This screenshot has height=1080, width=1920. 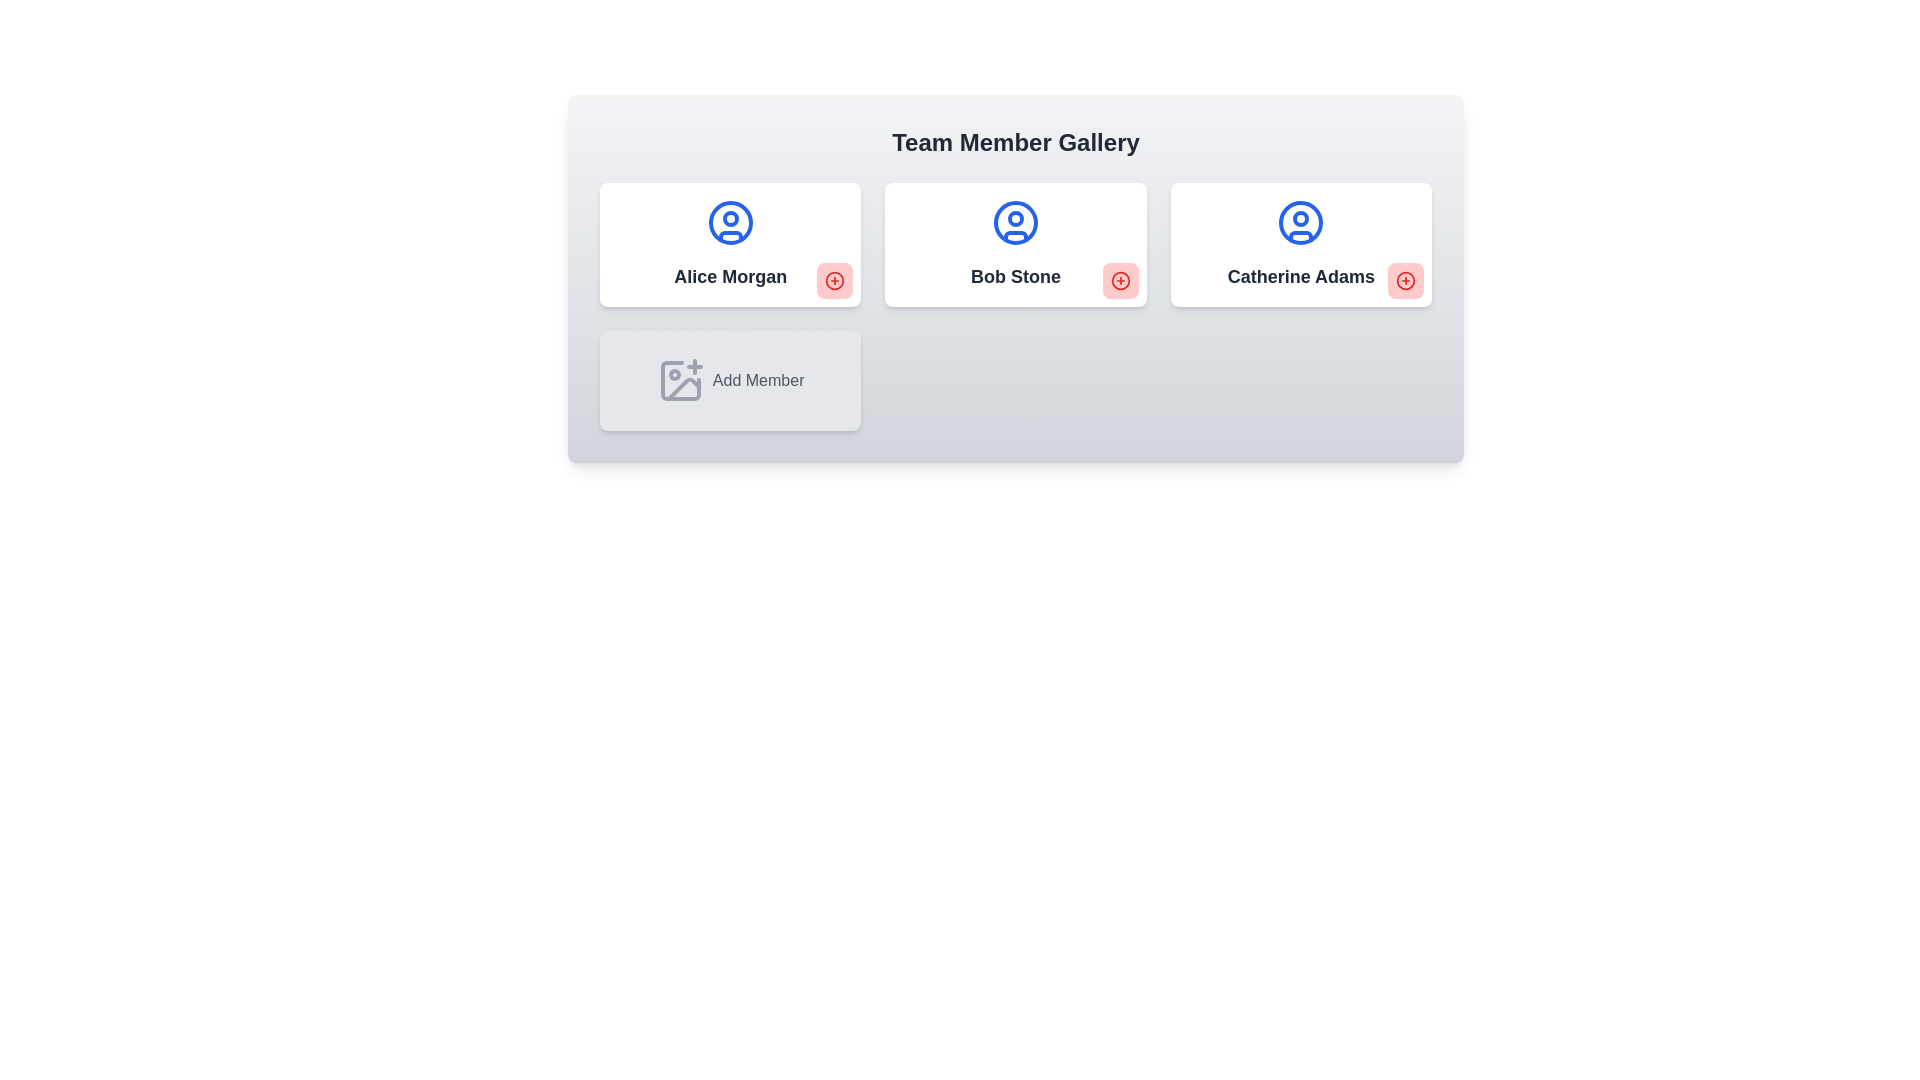 What do you see at coordinates (1120, 281) in the screenshot?
I see `the circular red button with a '+' icon located at the bottom-right corner of the 'Bob Stone' card in the 'Team Member Gallery'` at bounding box center [1120, 281].